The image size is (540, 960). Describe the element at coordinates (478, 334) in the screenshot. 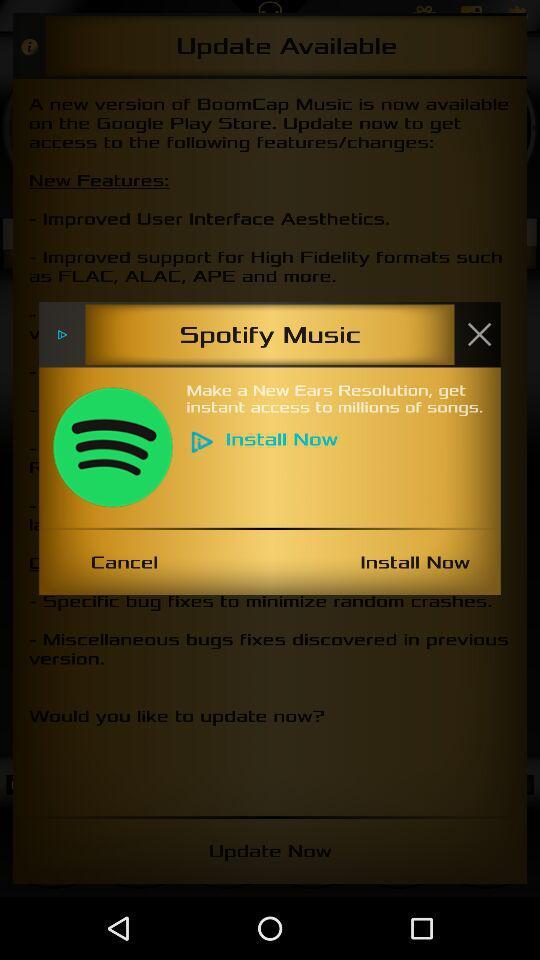

I see `this window` at that location.